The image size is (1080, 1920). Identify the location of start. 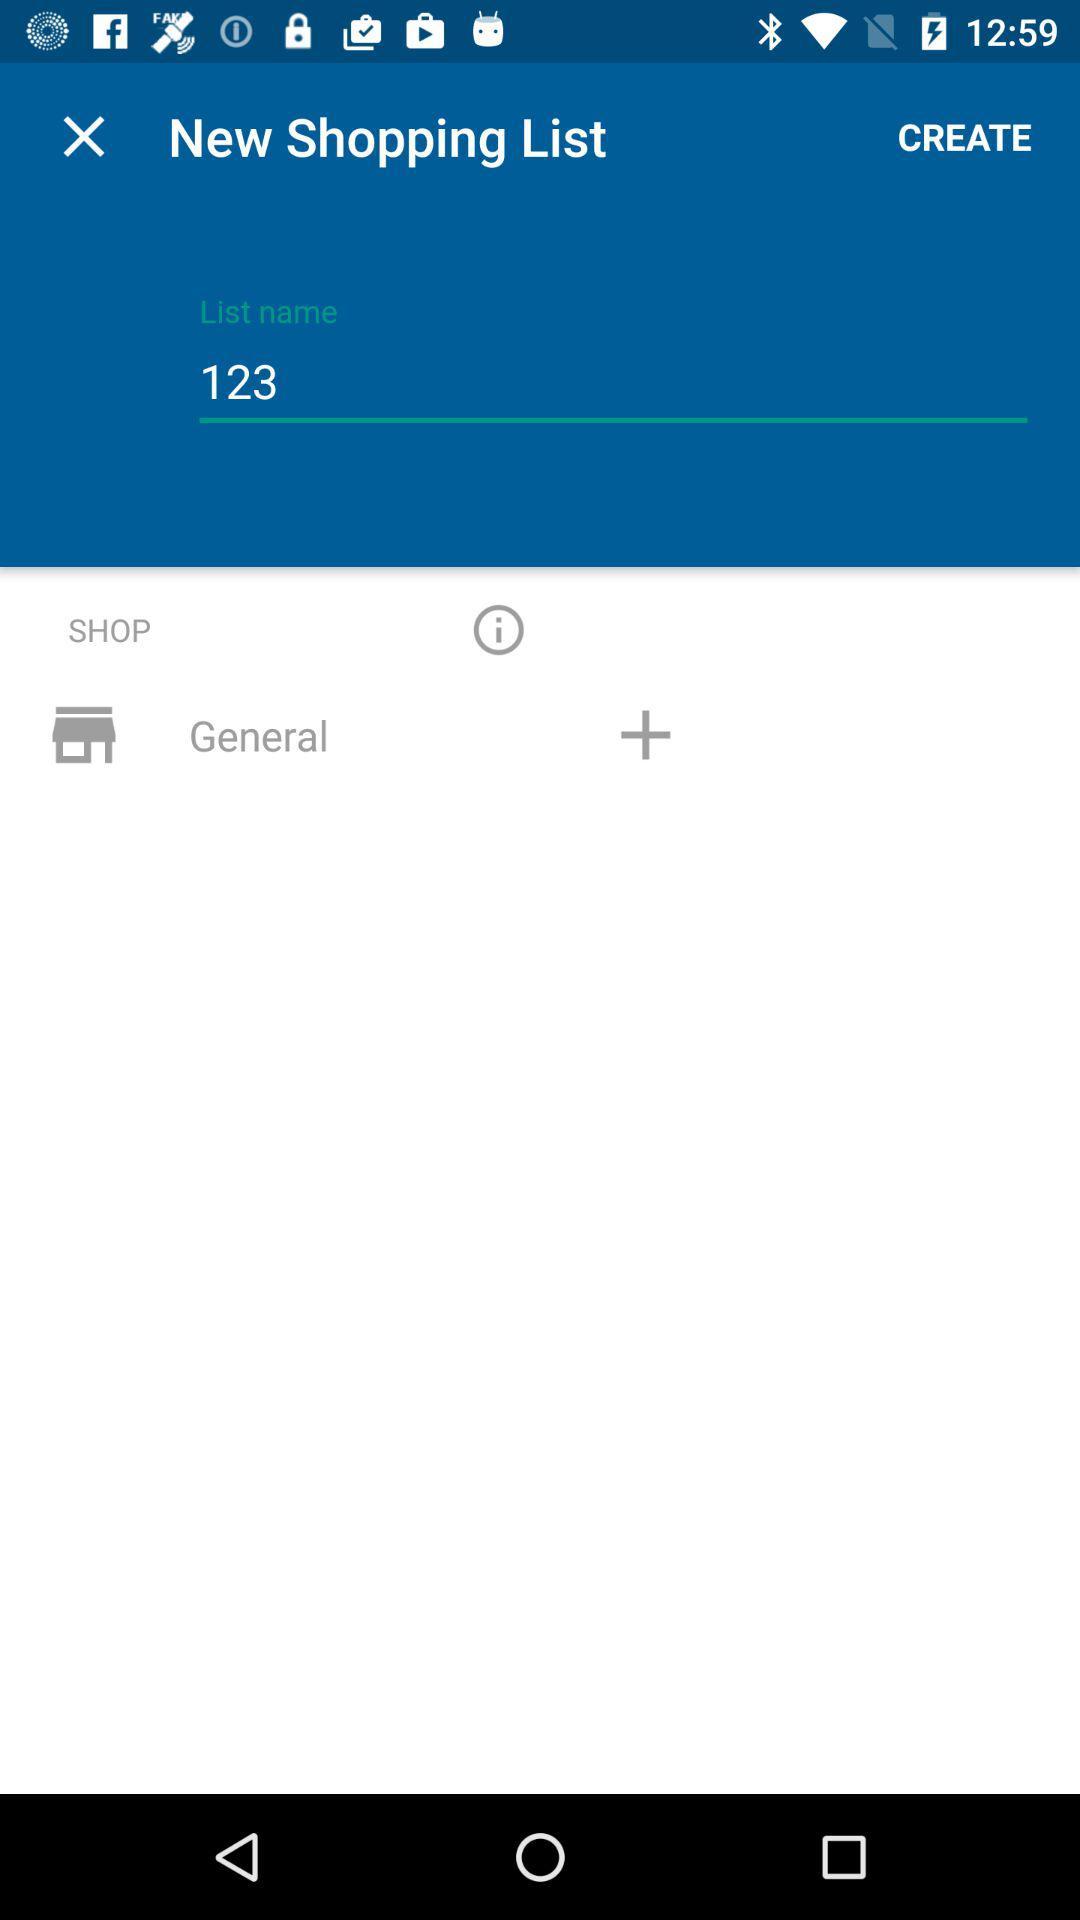
(497, 628).